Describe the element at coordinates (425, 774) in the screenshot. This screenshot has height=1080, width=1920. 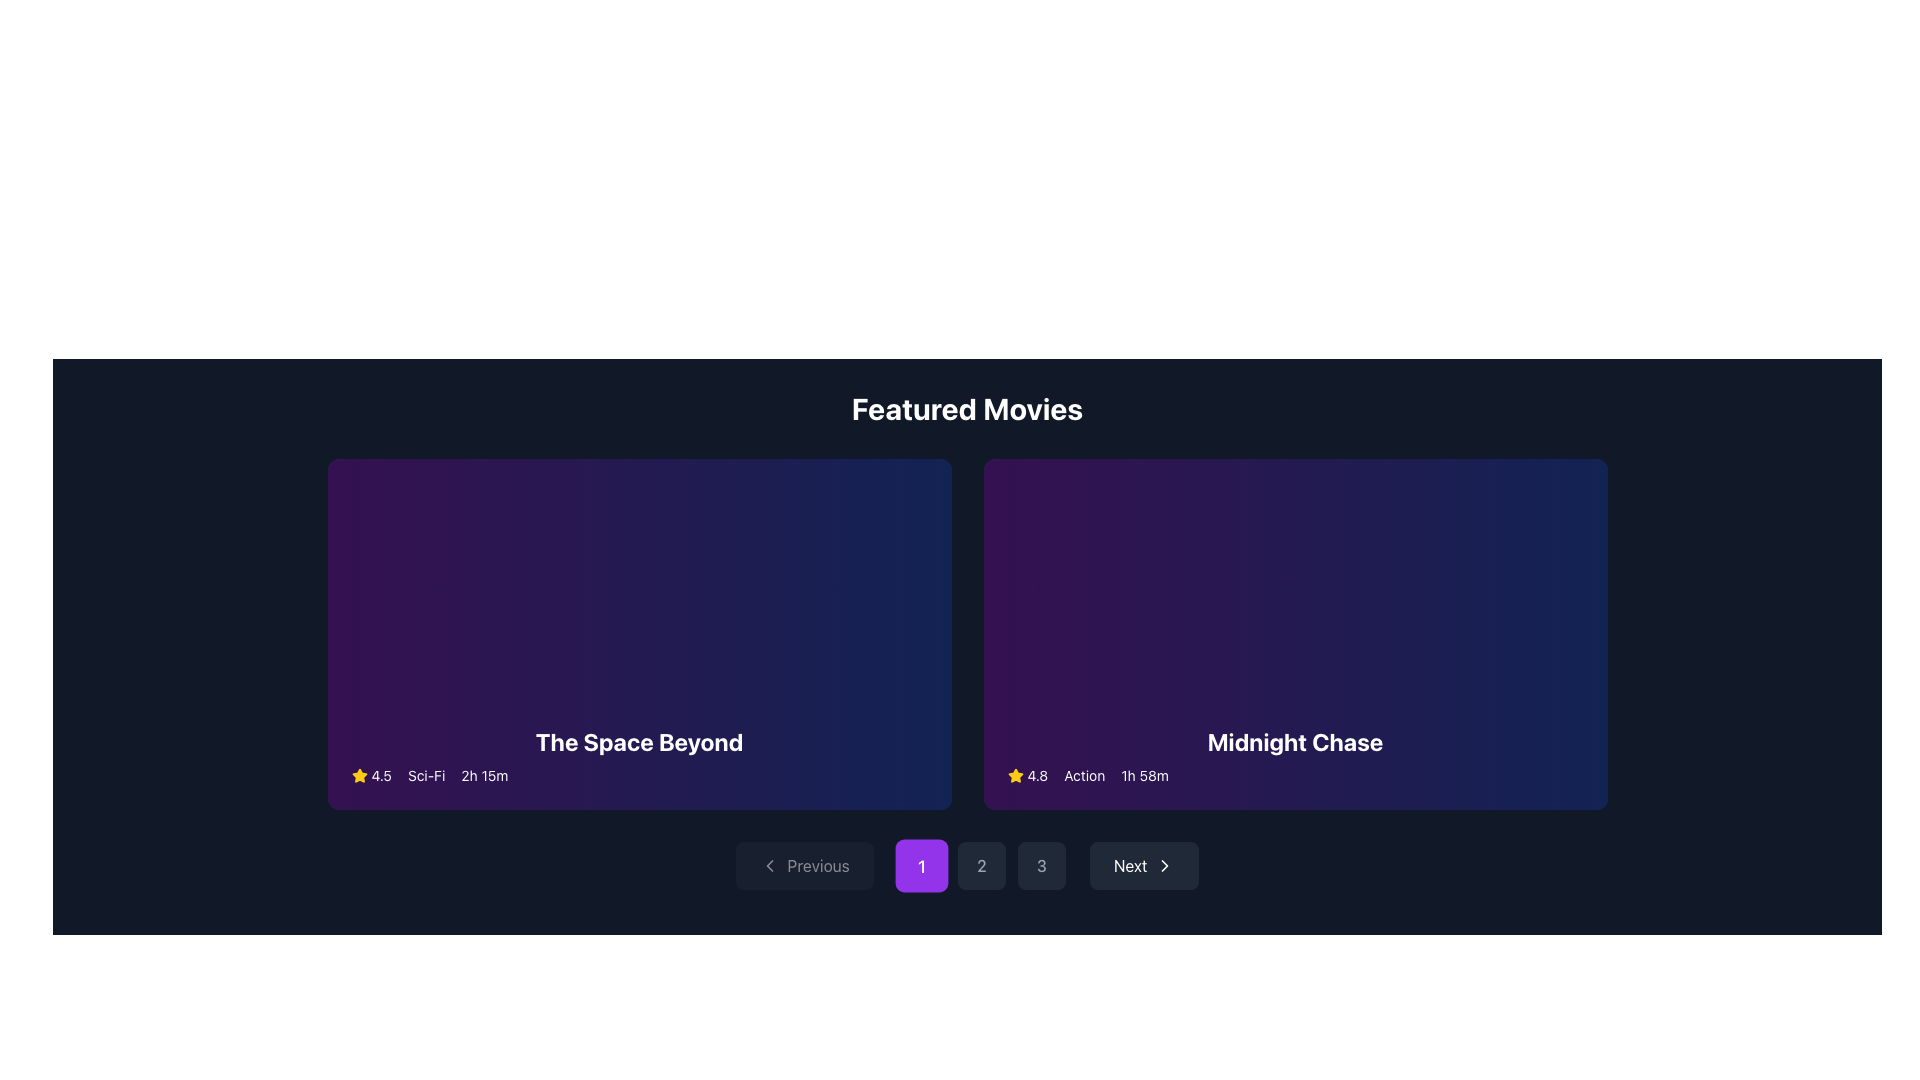
I see `the text label displaying 'Sci-Fi', which is positioned between a star-rating indicator and a movie duration label` at that location.